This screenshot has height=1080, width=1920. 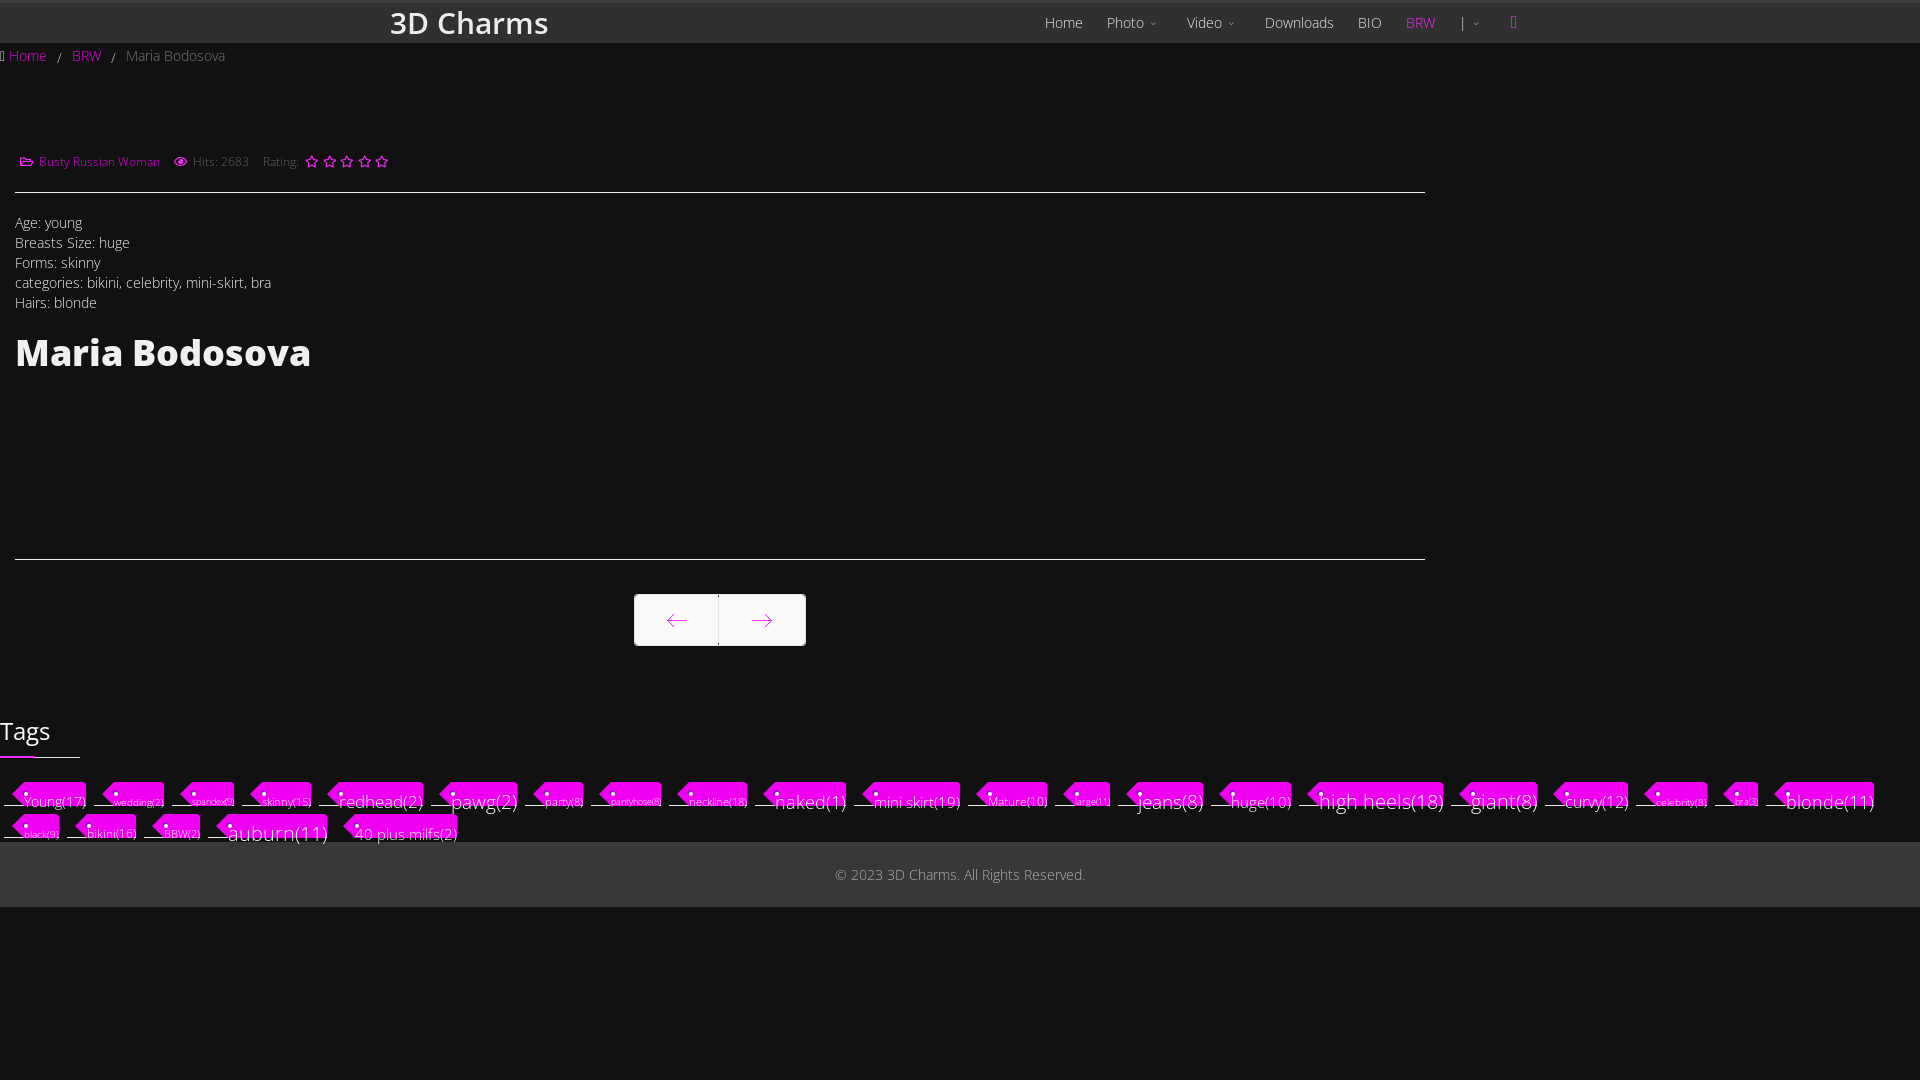 I want to click on 'Home', so click(x=29, y=54).